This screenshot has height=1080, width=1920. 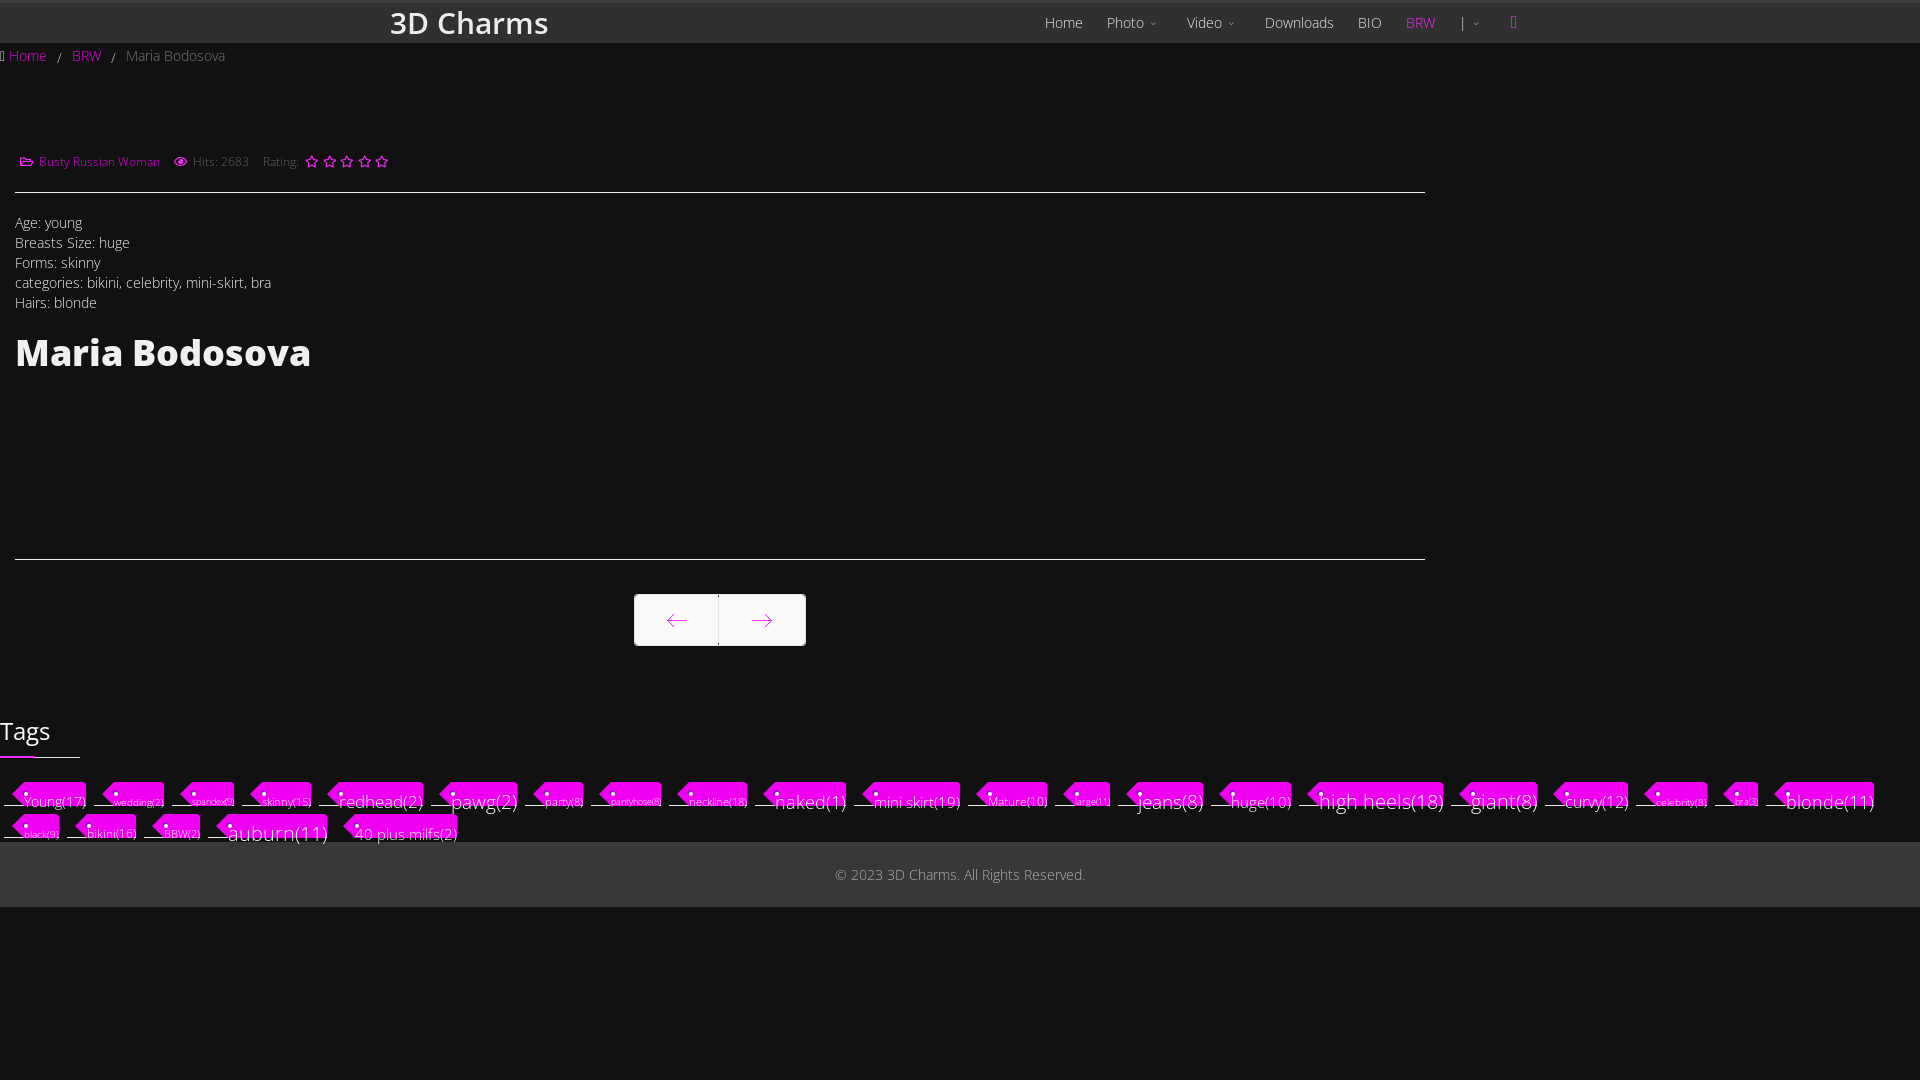 I want to click on 'Home', so click(x=29, y=54).